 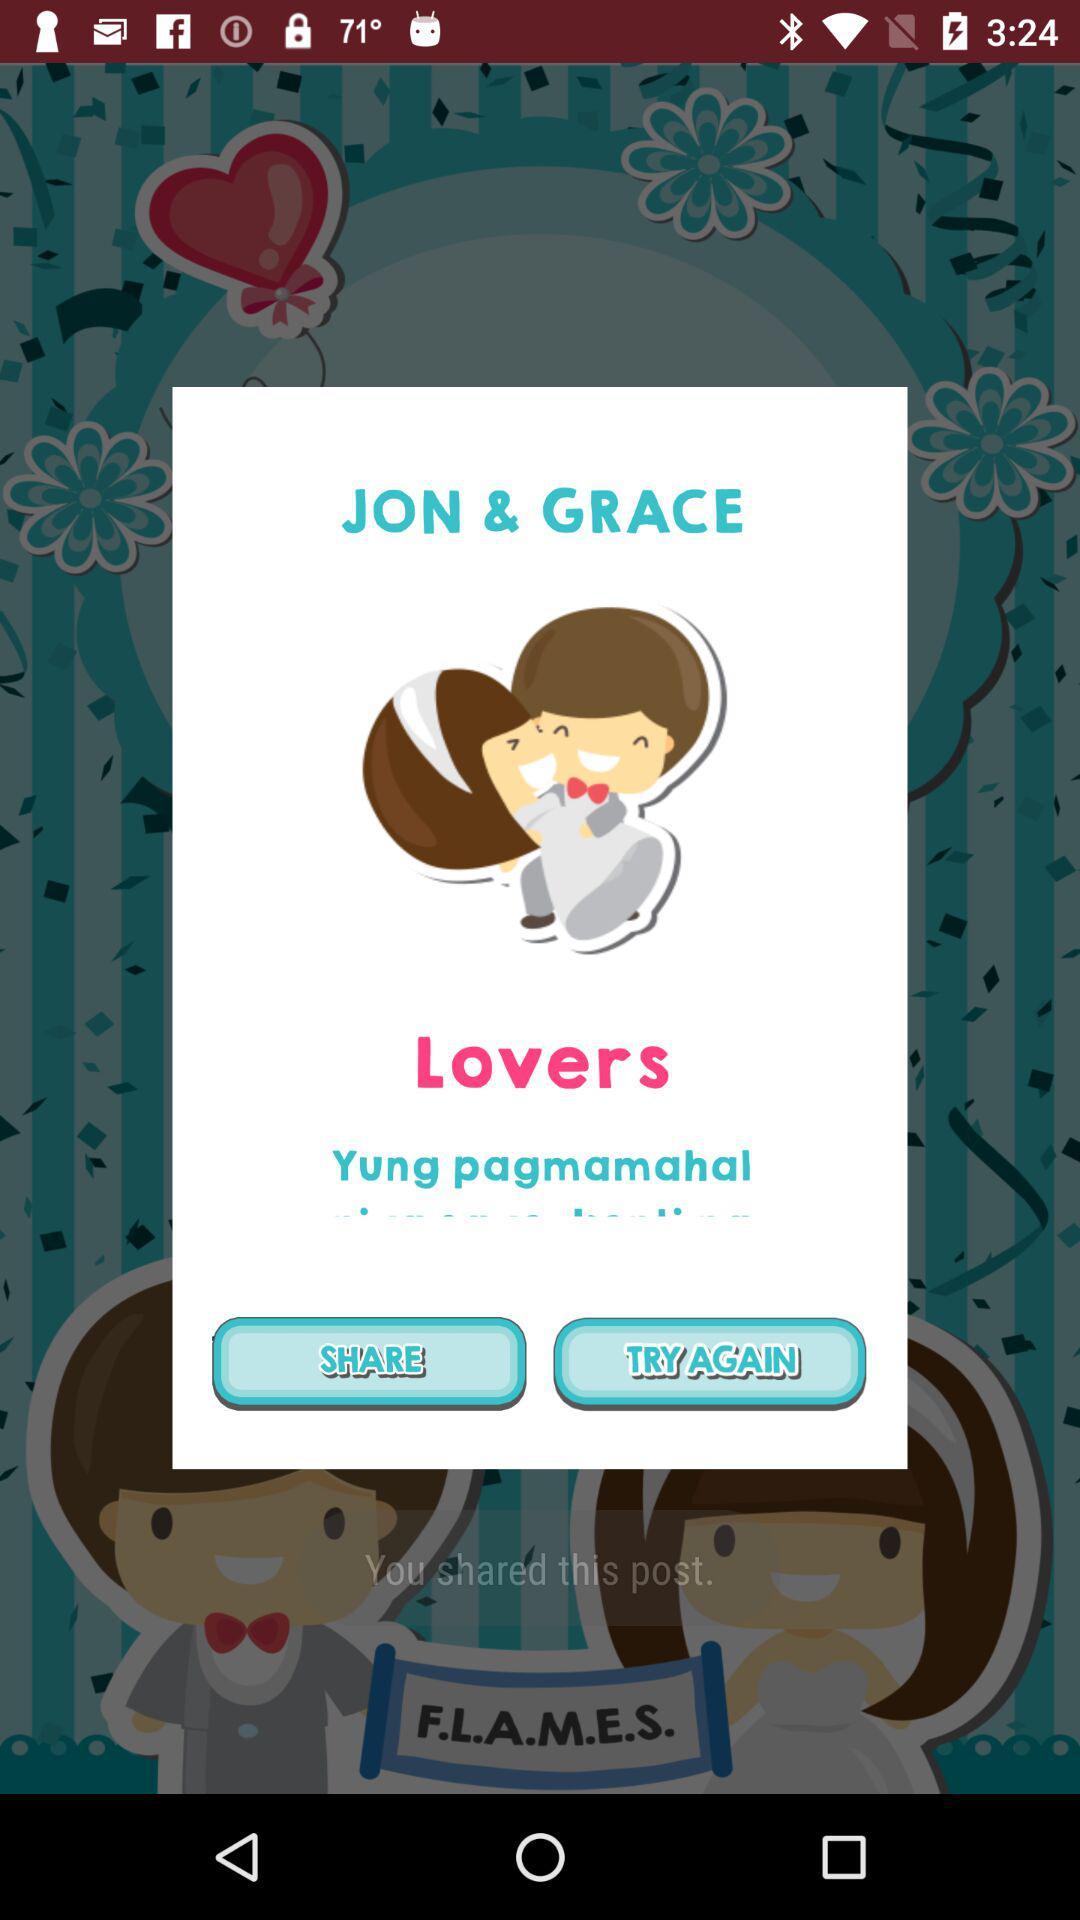 What do you see at coordinates (369, 1362) in the screenshot?
I see `share the photo` at bounding box center [369, 1362].